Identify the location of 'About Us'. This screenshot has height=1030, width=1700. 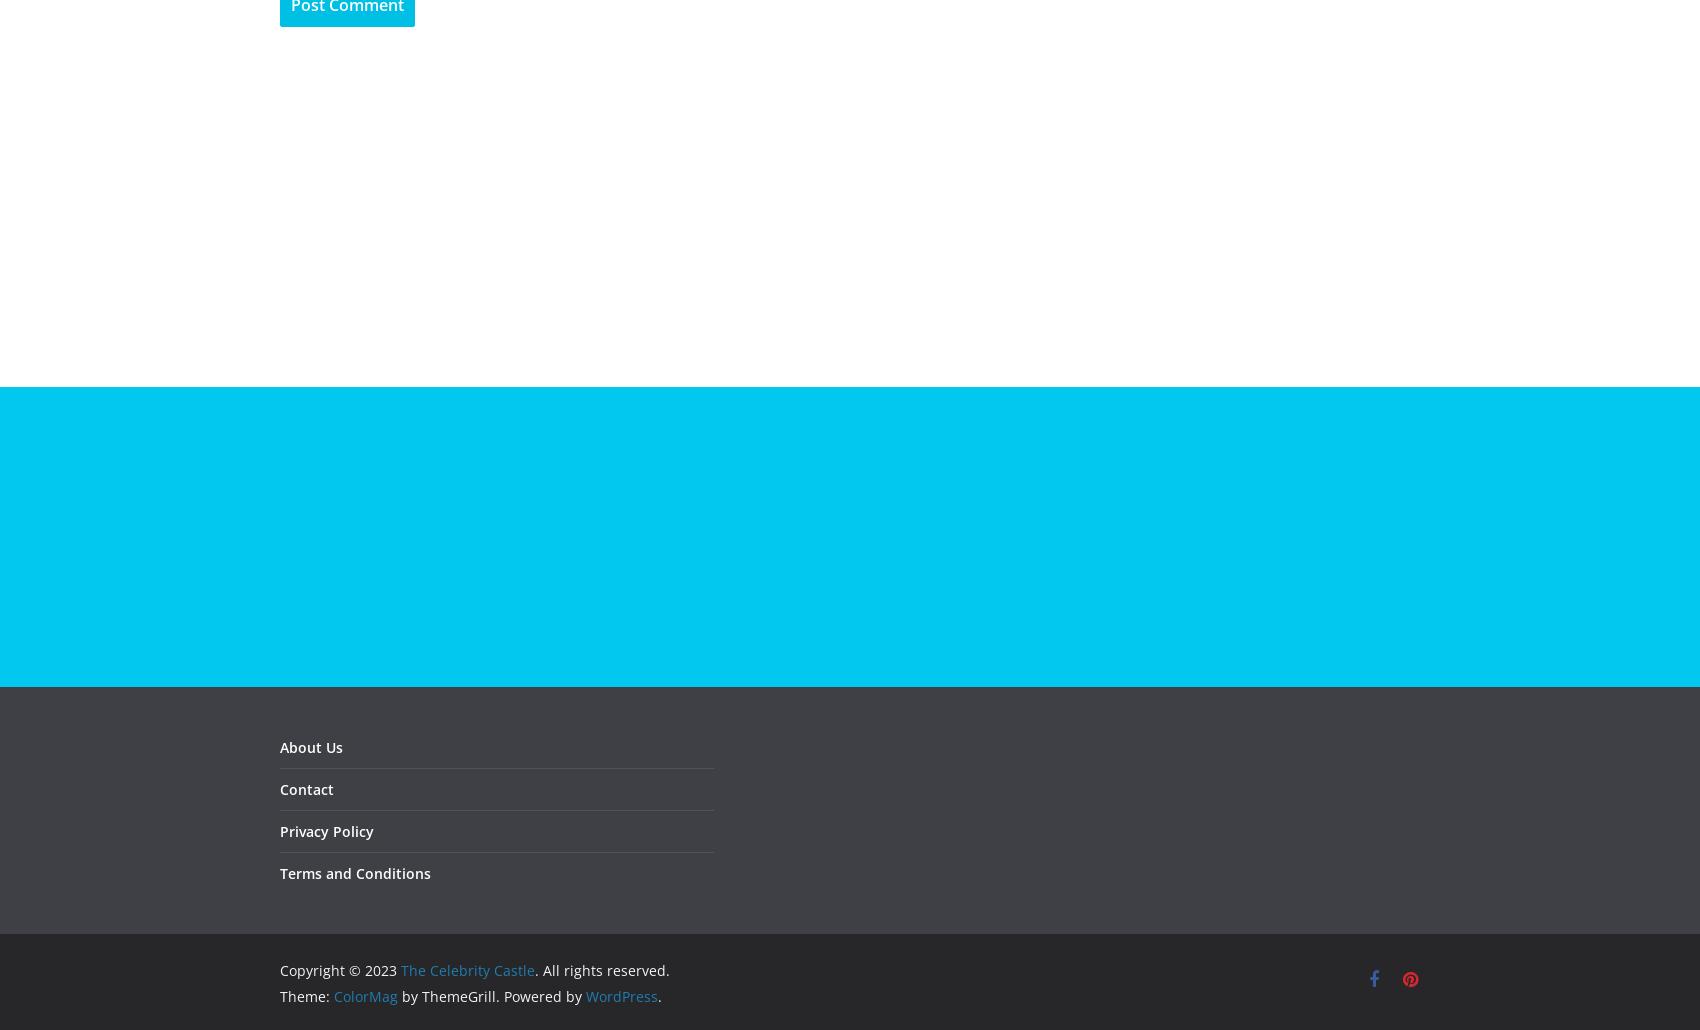
(311, 746).